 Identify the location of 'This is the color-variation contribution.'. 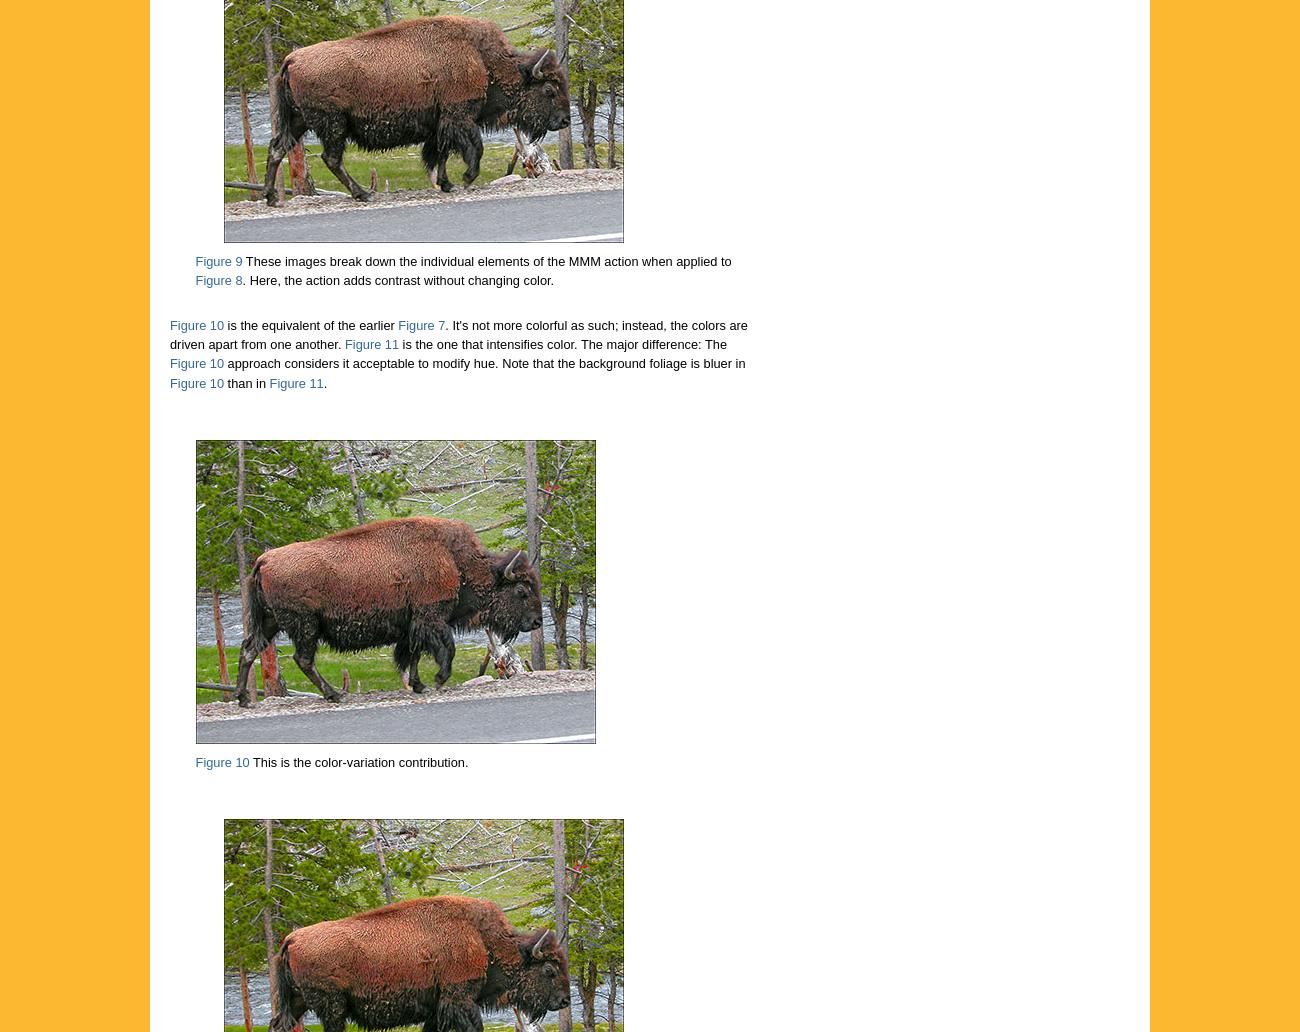
(357, 761).